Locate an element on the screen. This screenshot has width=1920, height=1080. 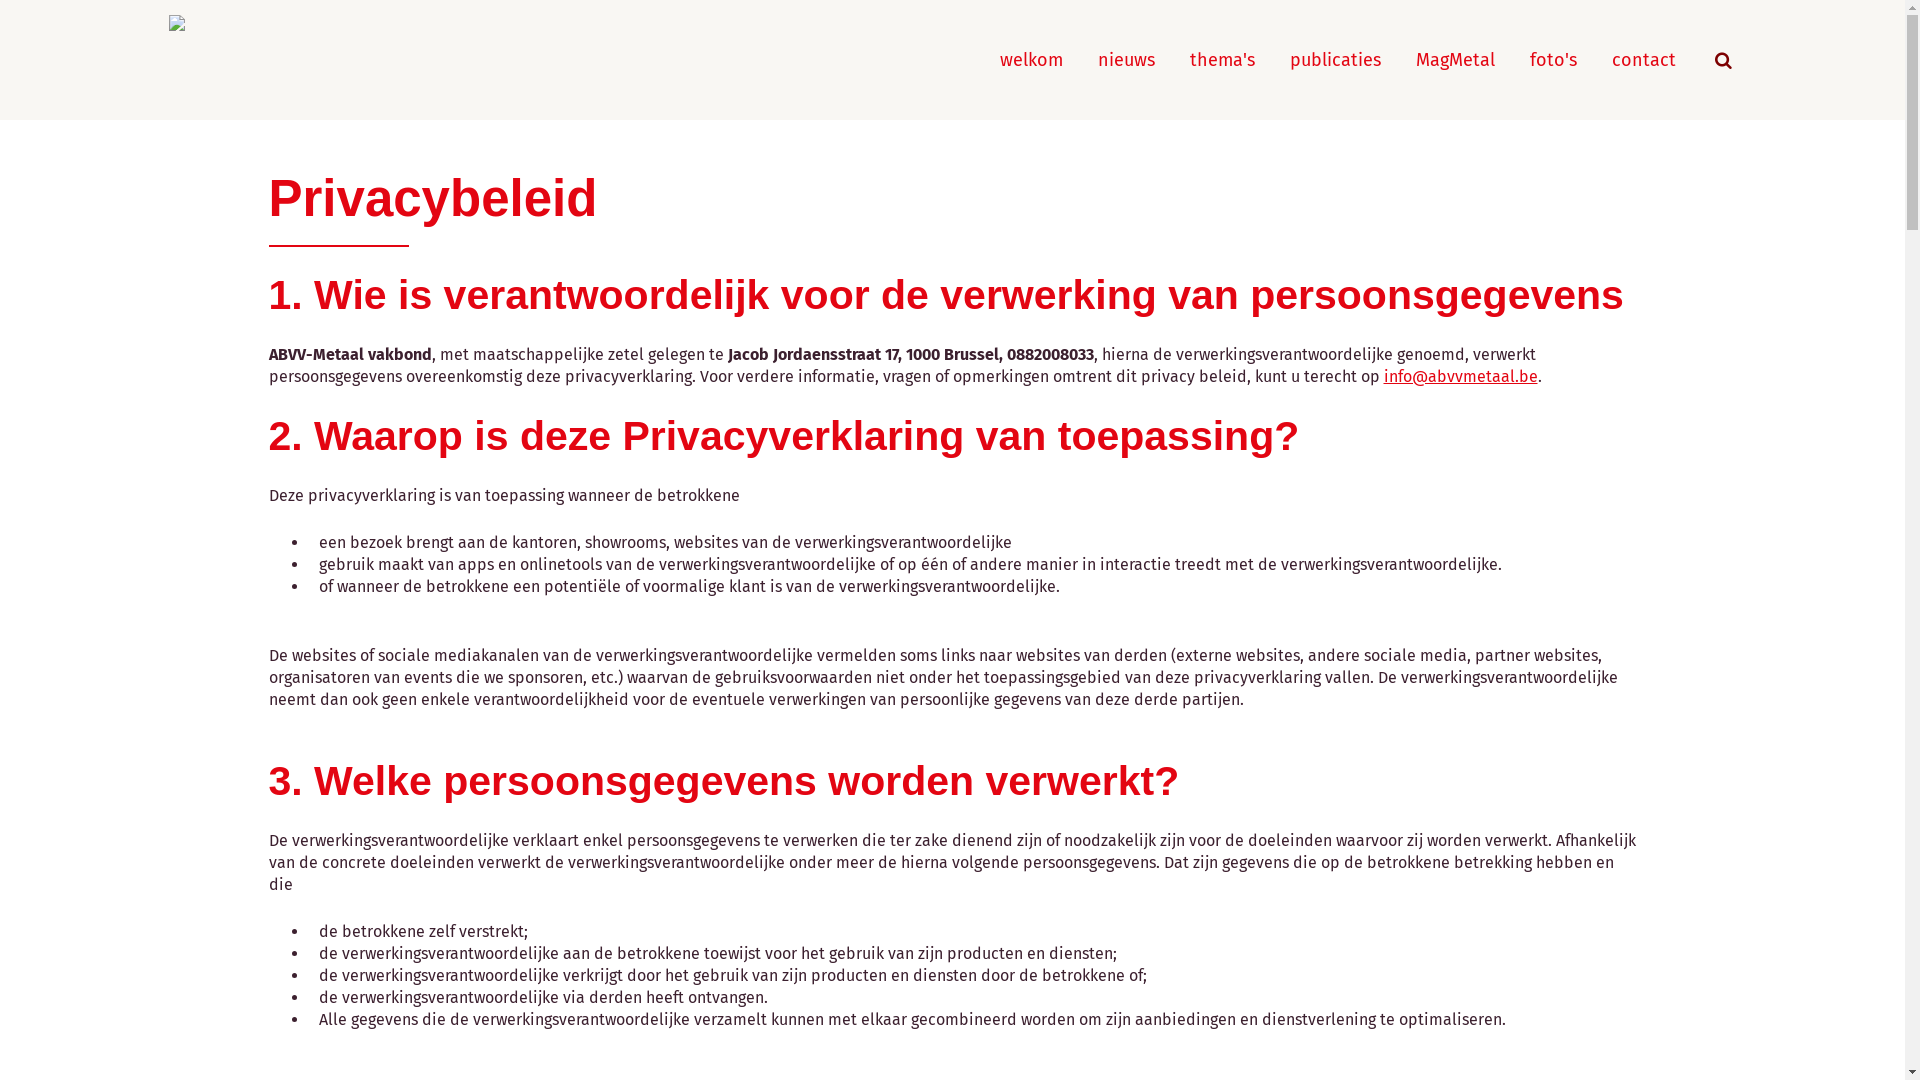
'foto's' is located at coordinates (1552, 59).